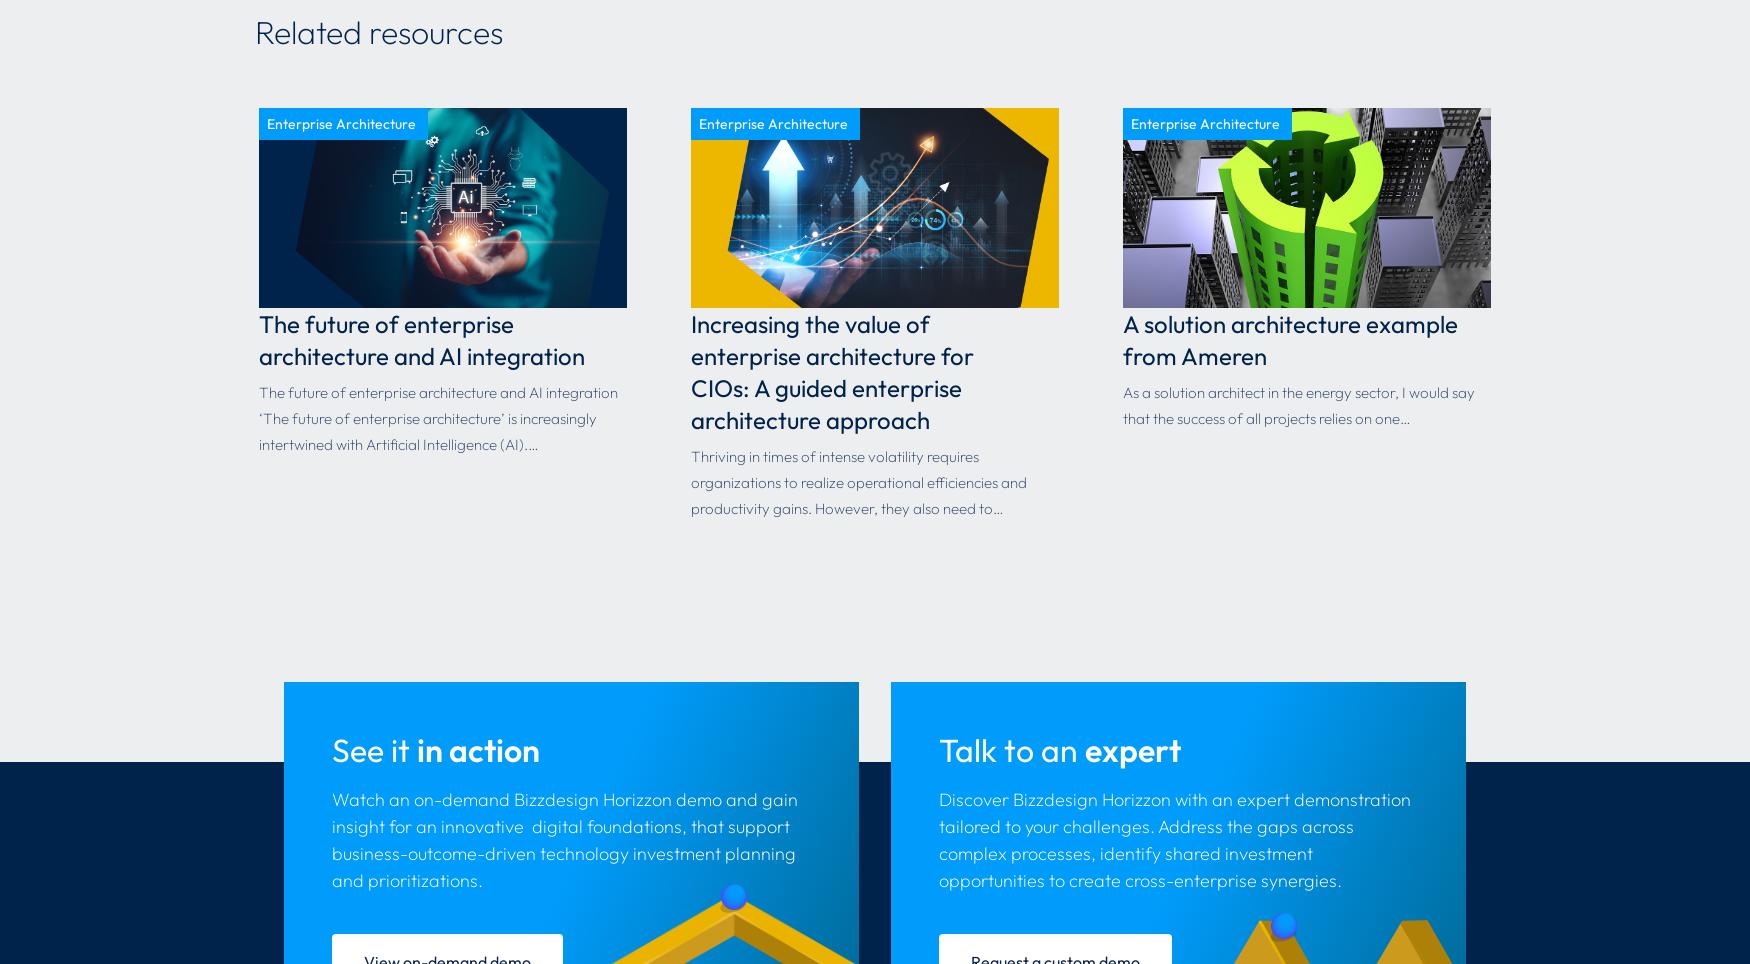 Image resolution: width=1750 pixels, height=964 pixels. What do you see at coordinates (420, 339) in the screenshot?
I see `'The future of enterprise architecture and AI integration'` at bounding box center [420, 339].